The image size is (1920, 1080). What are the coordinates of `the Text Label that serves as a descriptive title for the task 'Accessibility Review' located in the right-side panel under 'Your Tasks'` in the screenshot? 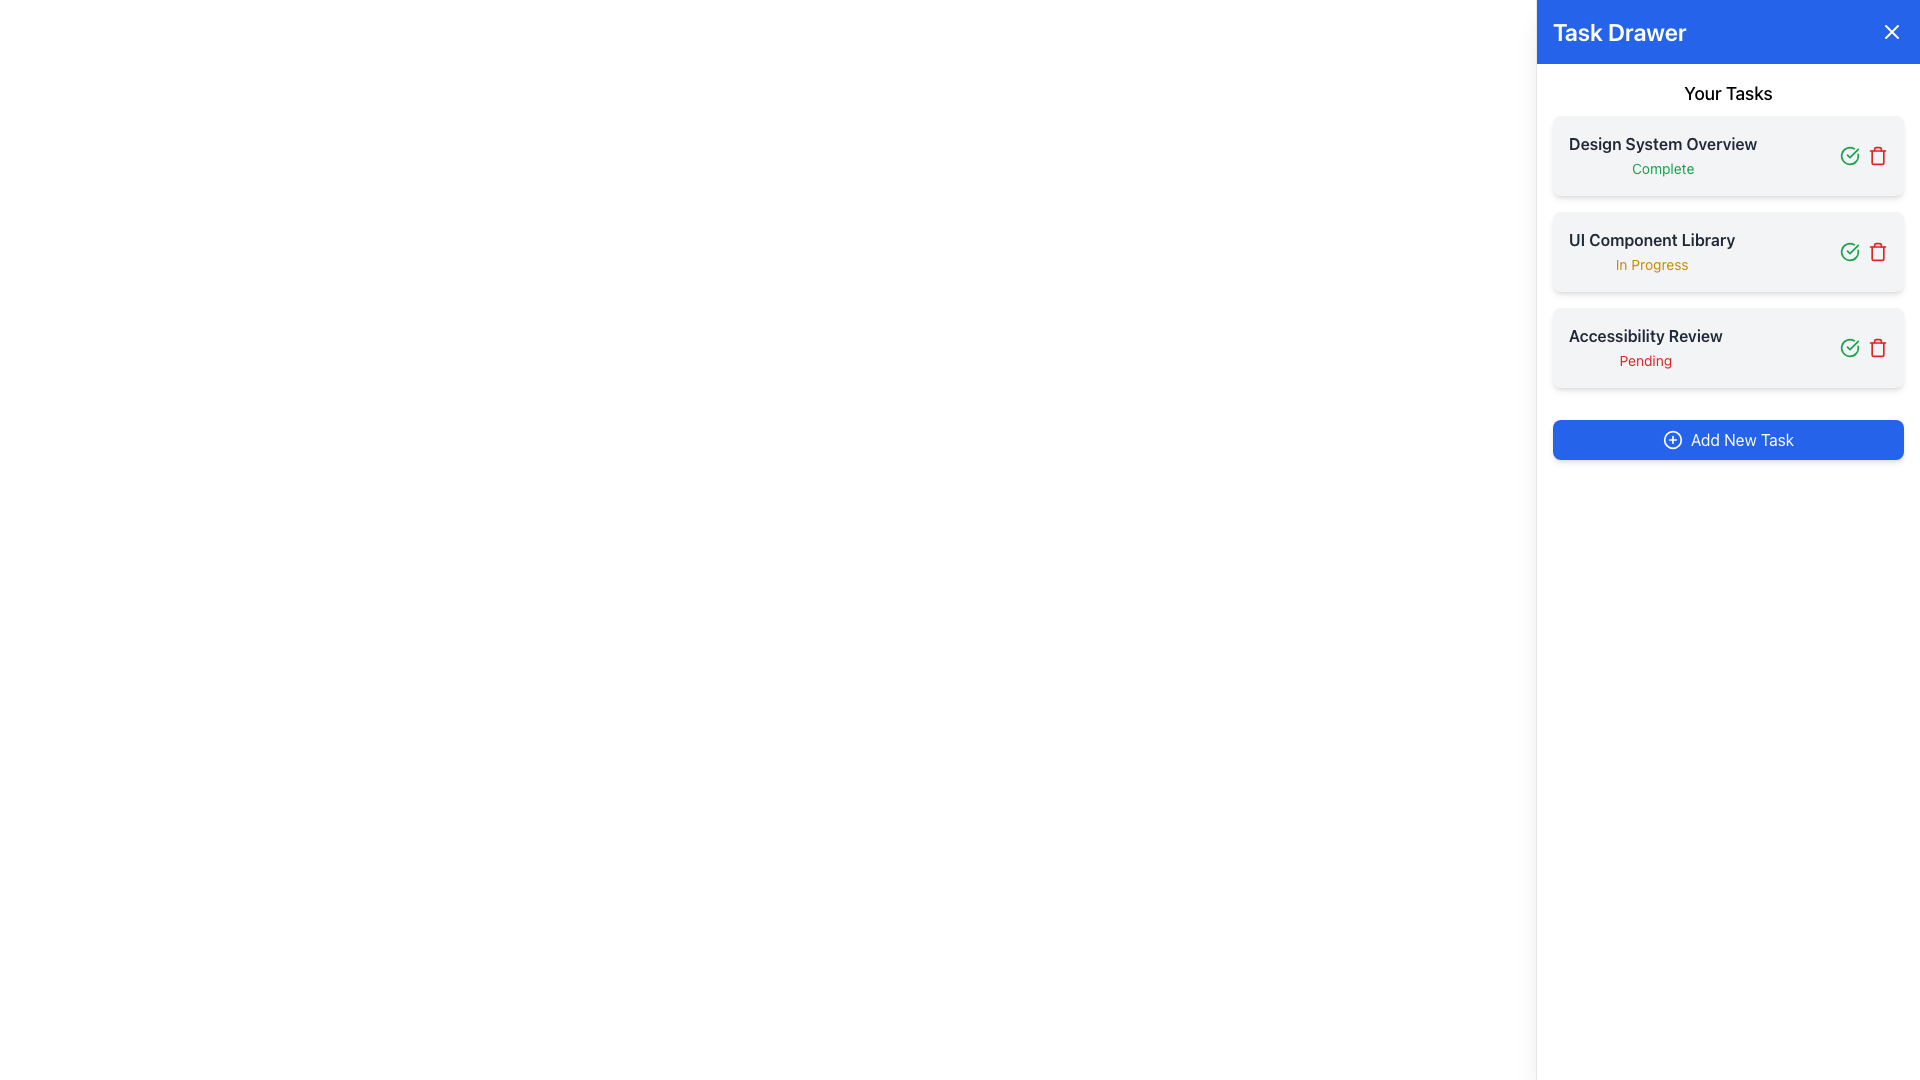 It's located at (1645, 334).